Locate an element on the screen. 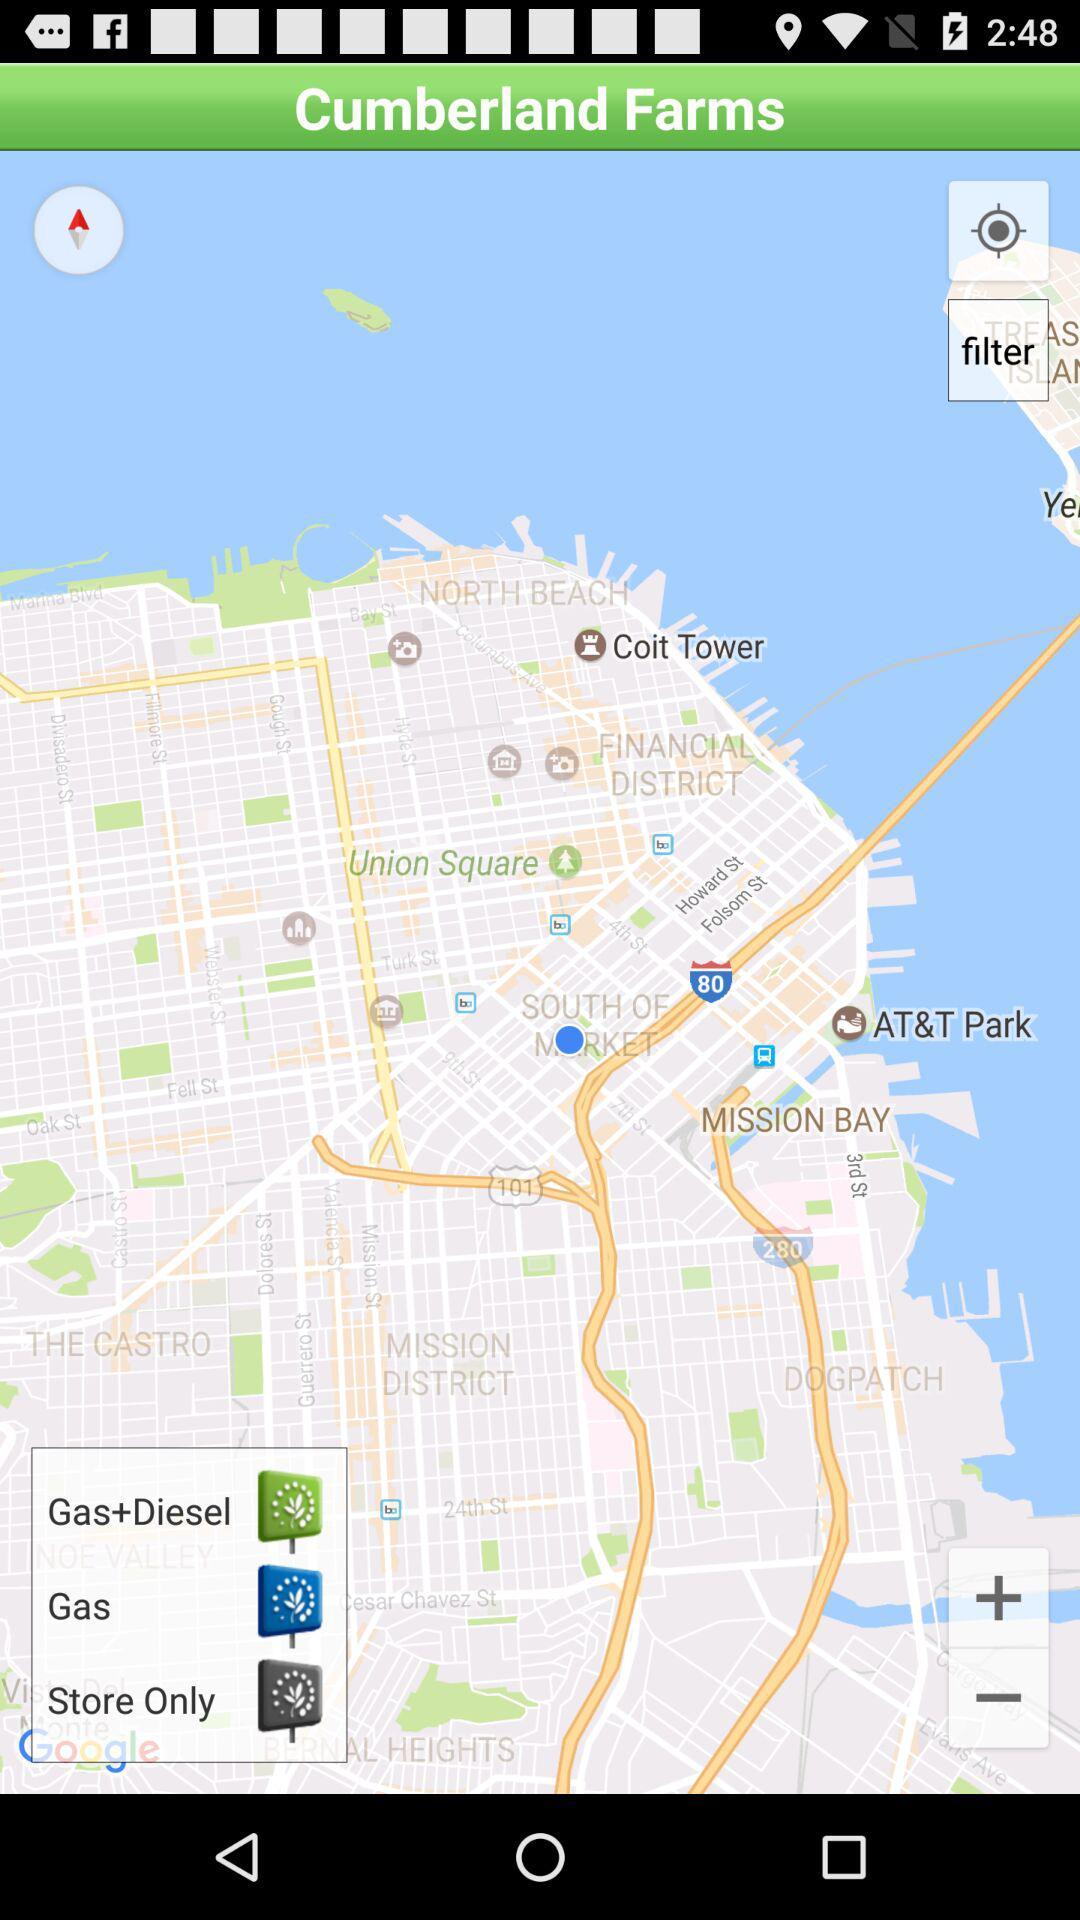 The width and height of the screenshot is (1080, 1920). filter is located at coordinates (998, 350).